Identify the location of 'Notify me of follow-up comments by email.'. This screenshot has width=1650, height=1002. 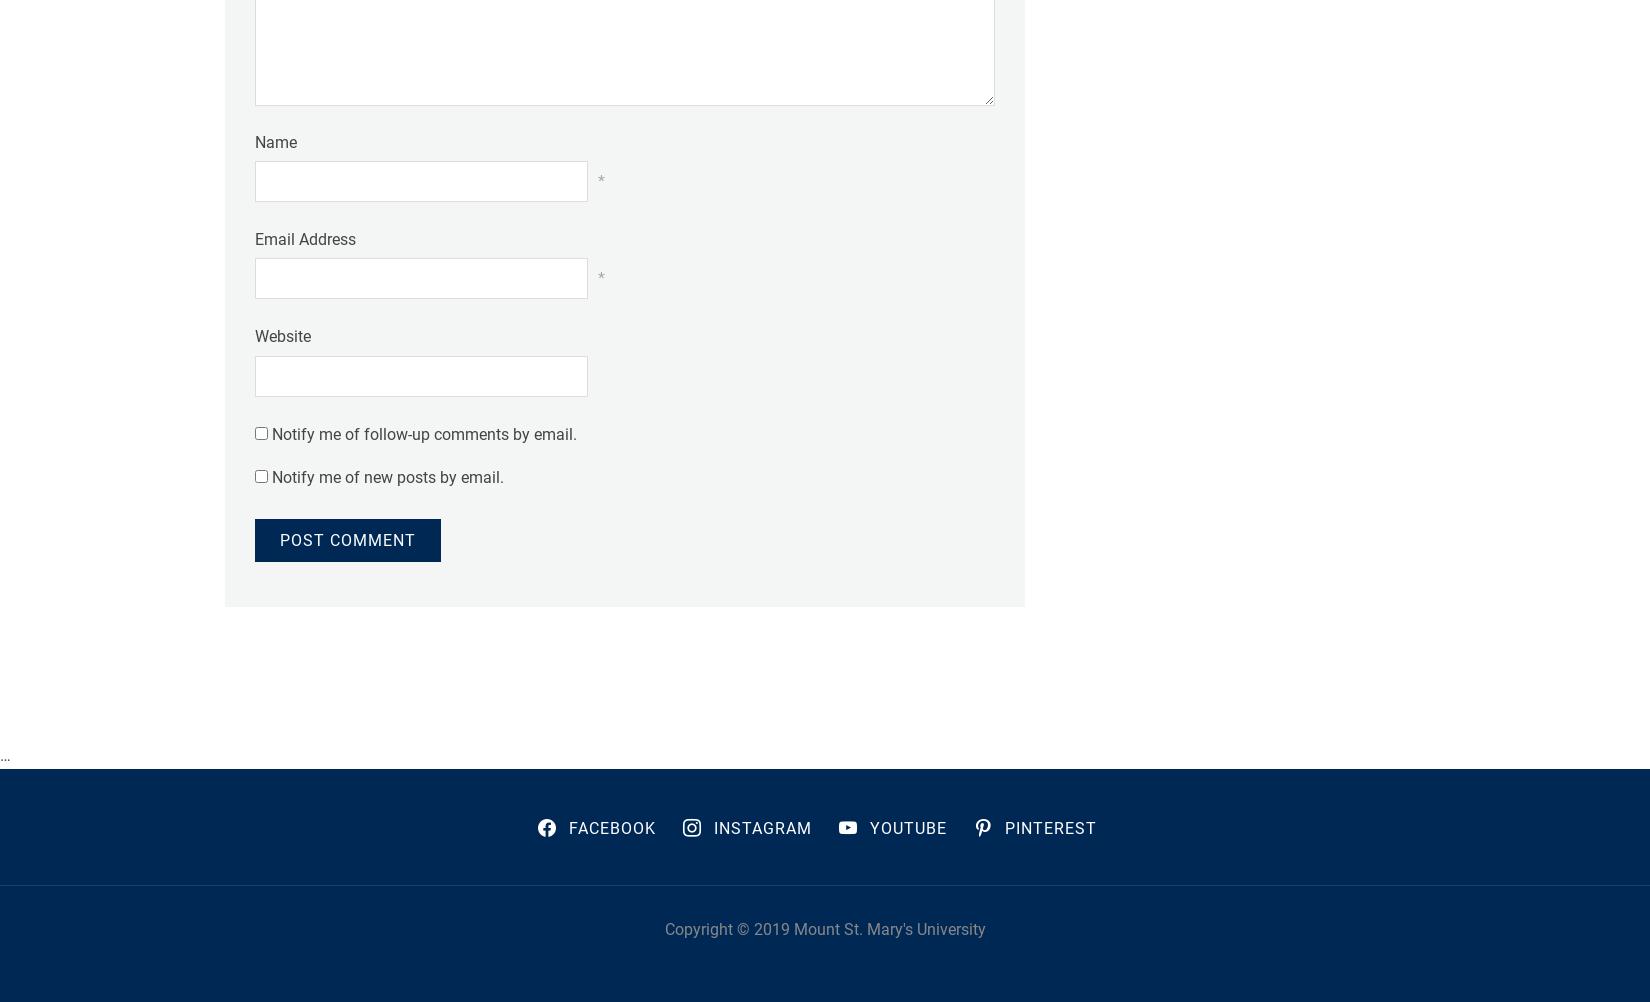
(423, 432).